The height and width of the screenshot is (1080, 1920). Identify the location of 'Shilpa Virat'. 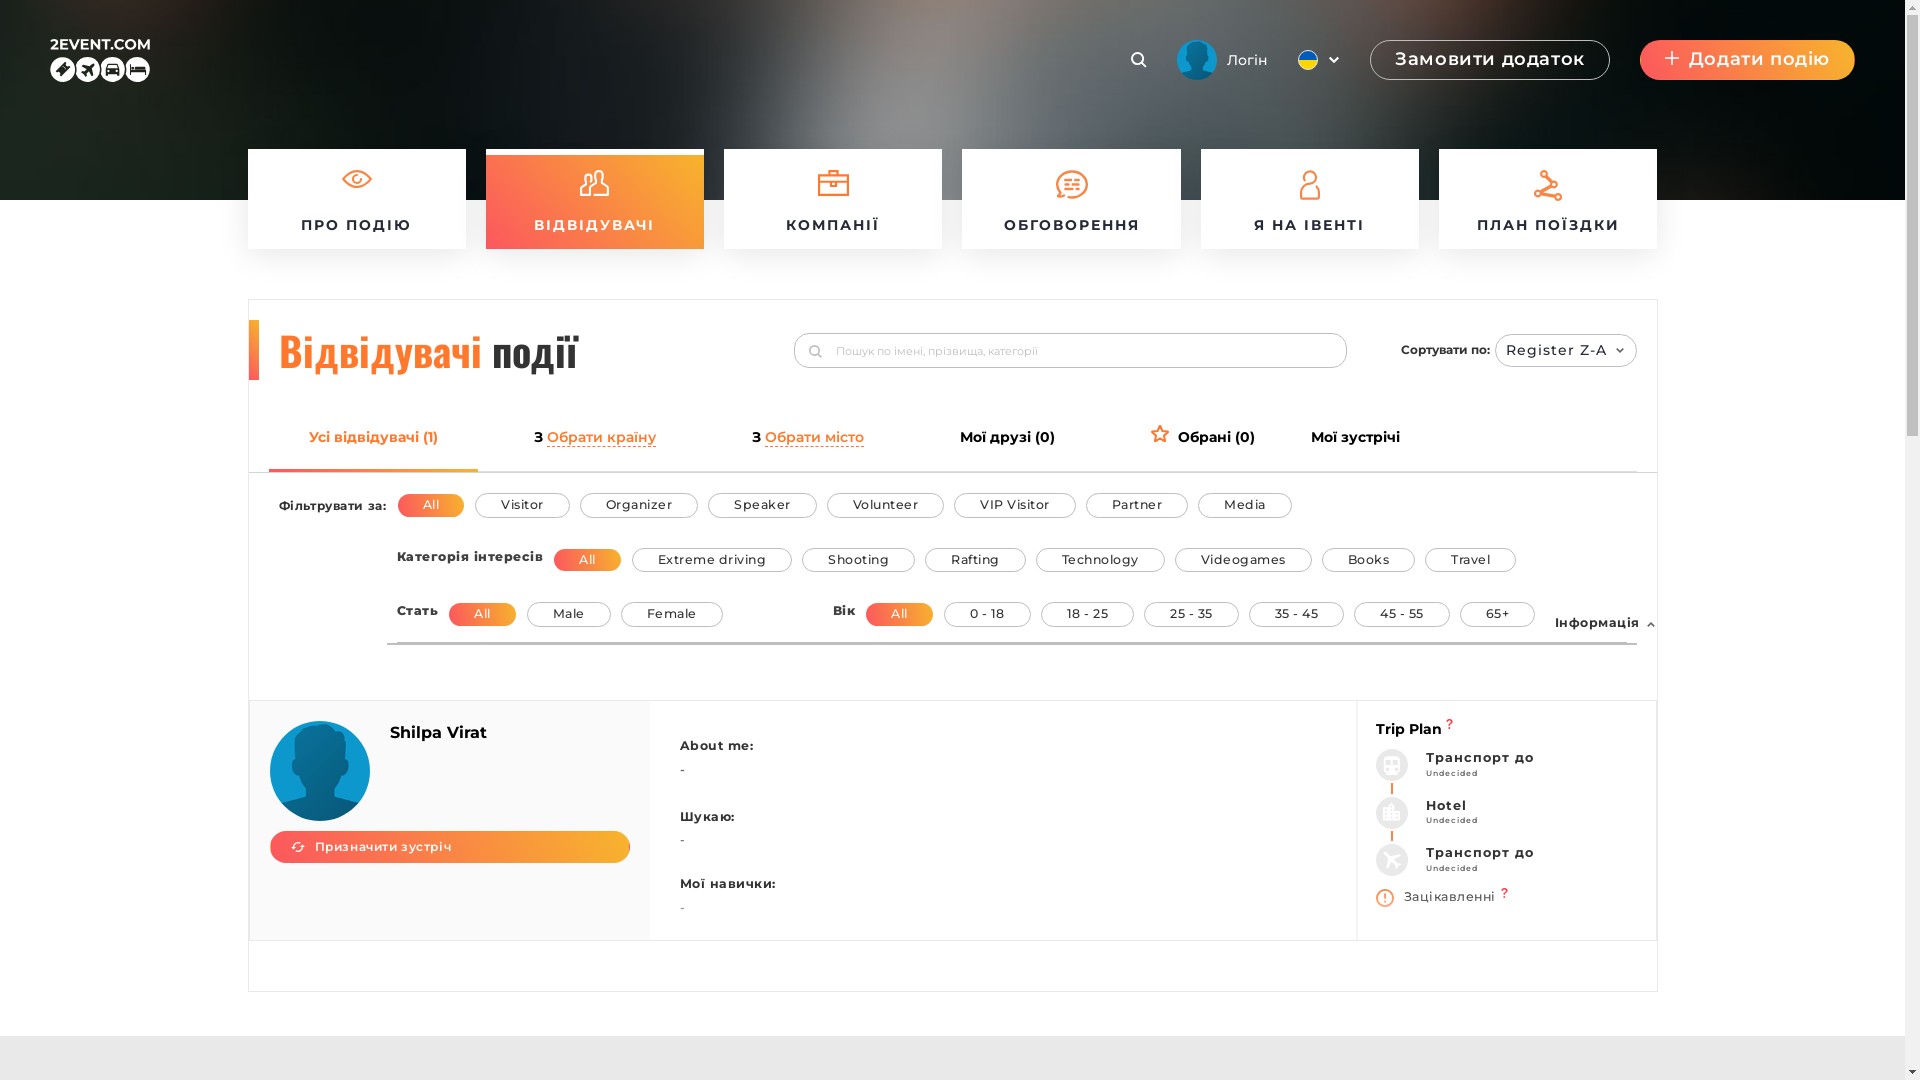
(437, 732).